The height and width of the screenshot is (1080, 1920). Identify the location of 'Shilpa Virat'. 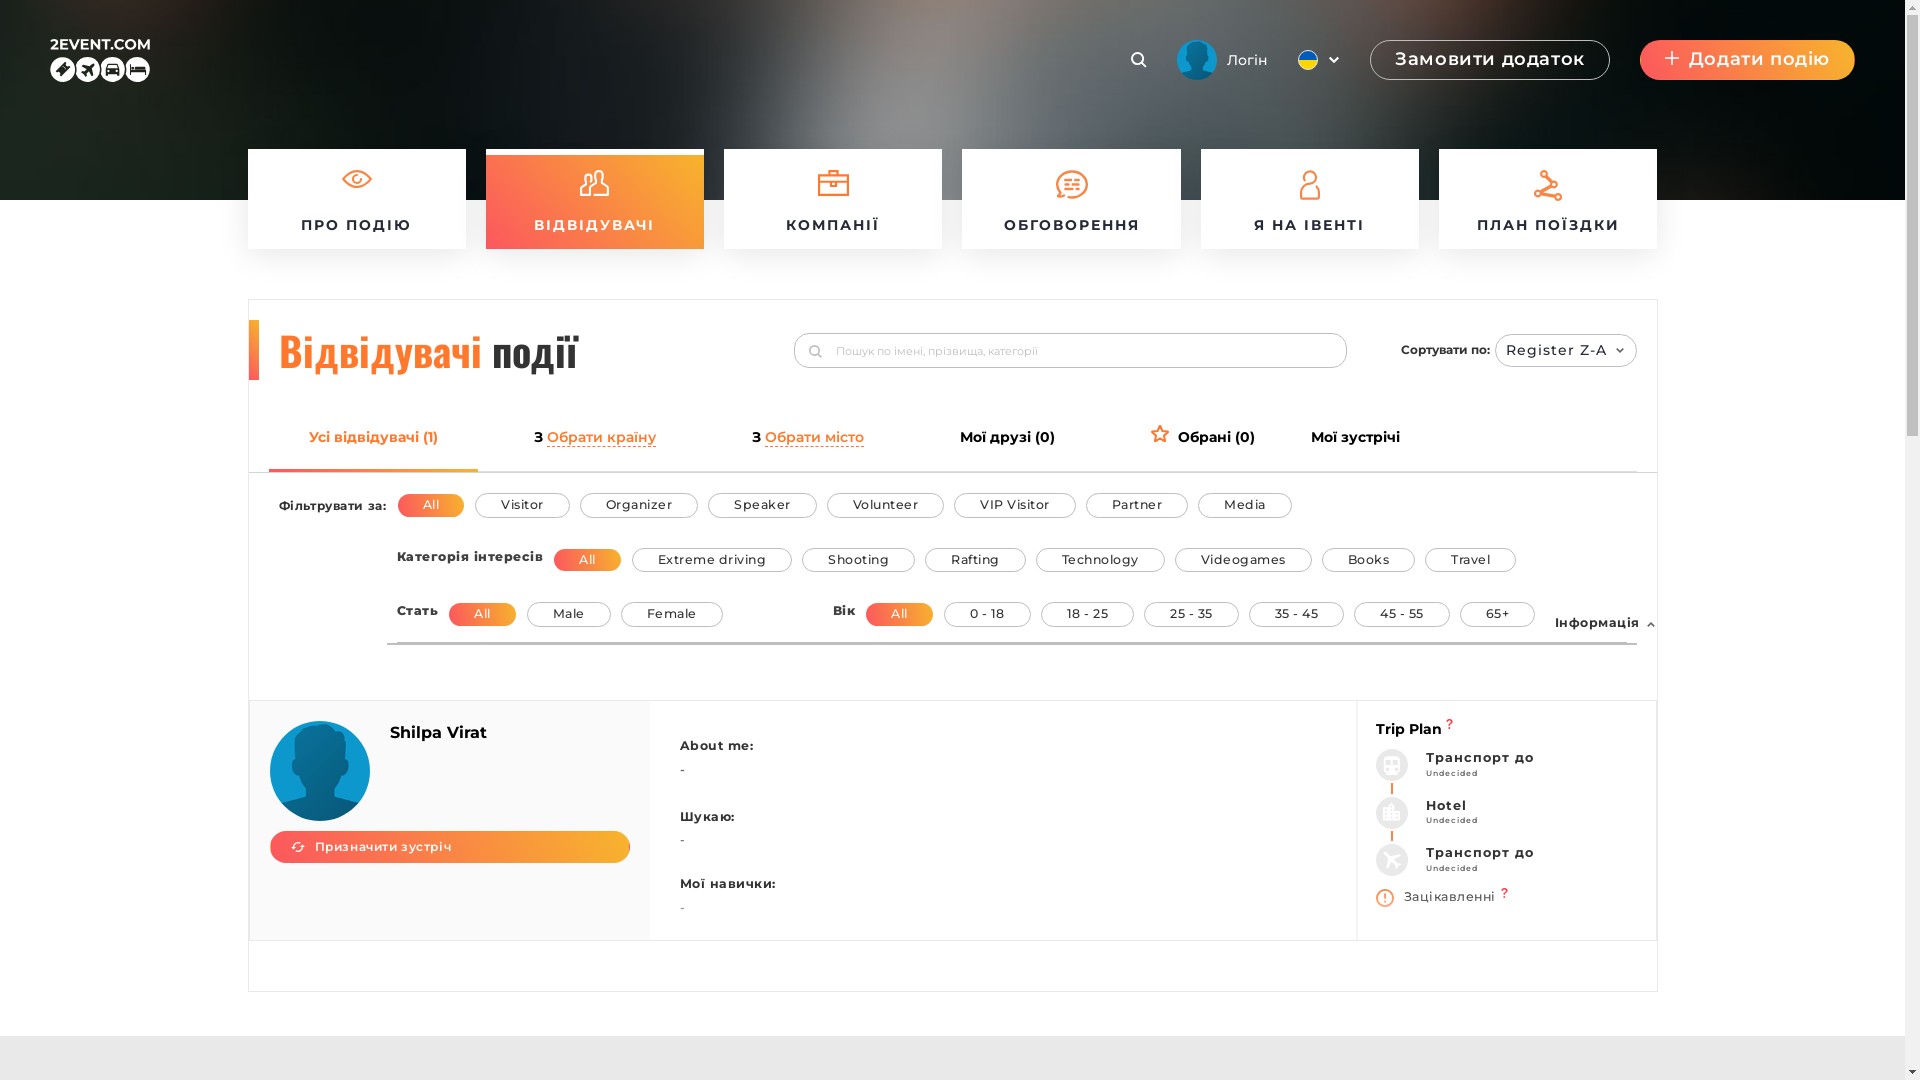
(437, 732).